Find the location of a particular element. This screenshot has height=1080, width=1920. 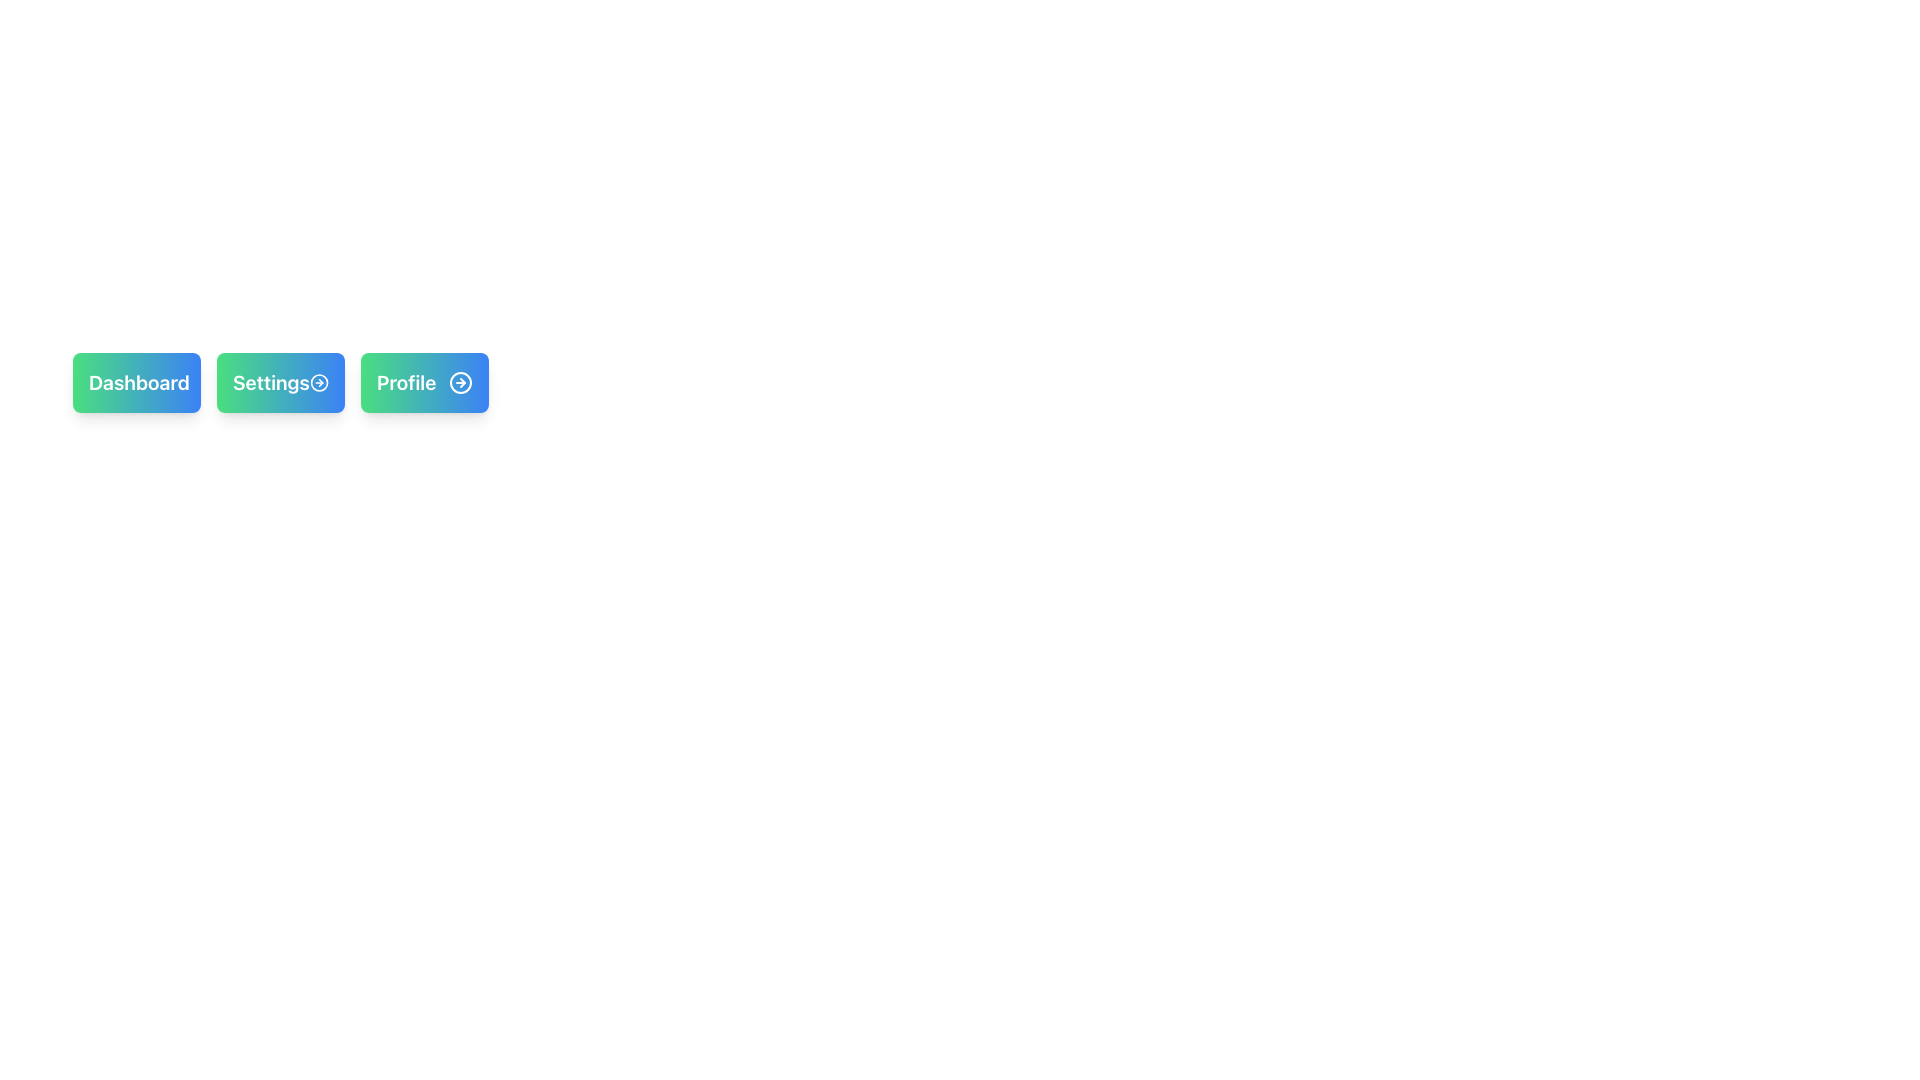

the 'Settings' text label, which is styled in bold white font and located at the center of a gradient button transitioning from green to blue is located at coordinates (270, 382).